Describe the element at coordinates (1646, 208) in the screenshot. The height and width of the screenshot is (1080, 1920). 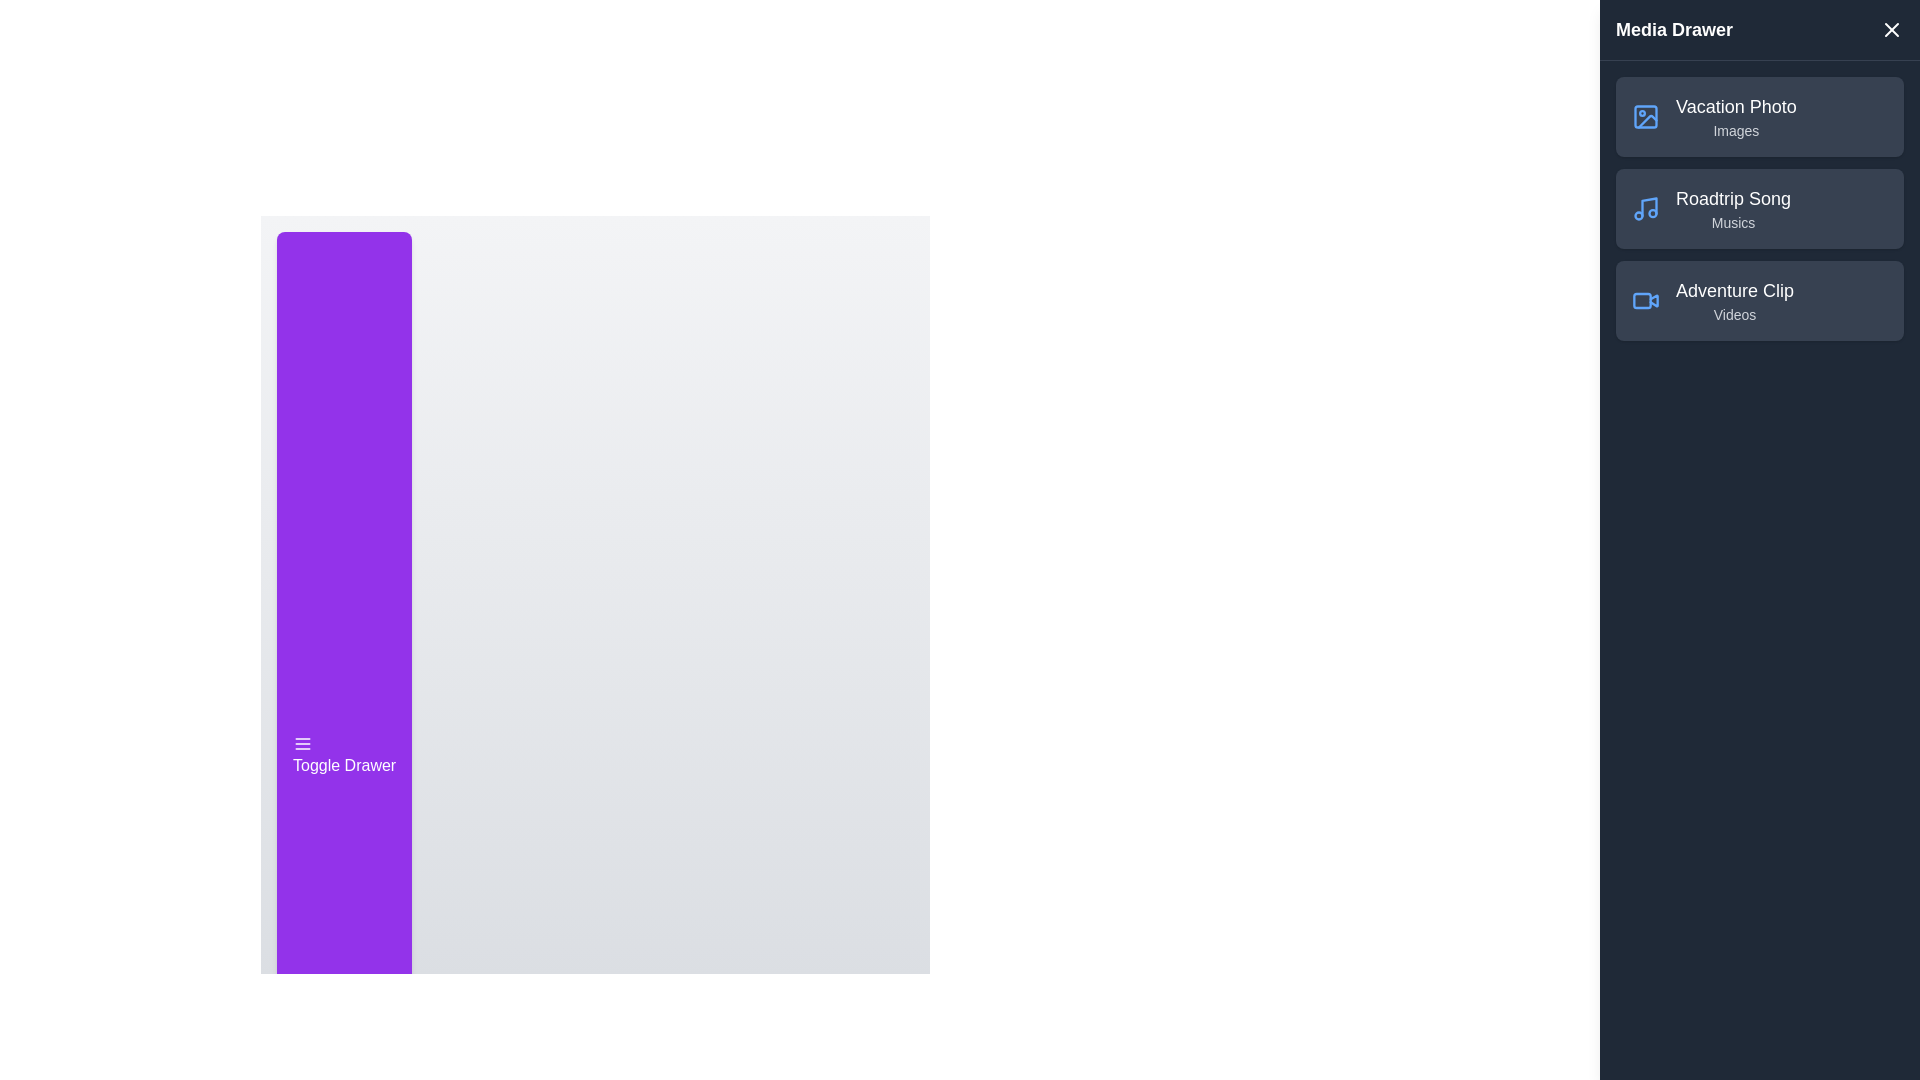
I see `the element Roadtrip Song to observe visual feedback` at that location.